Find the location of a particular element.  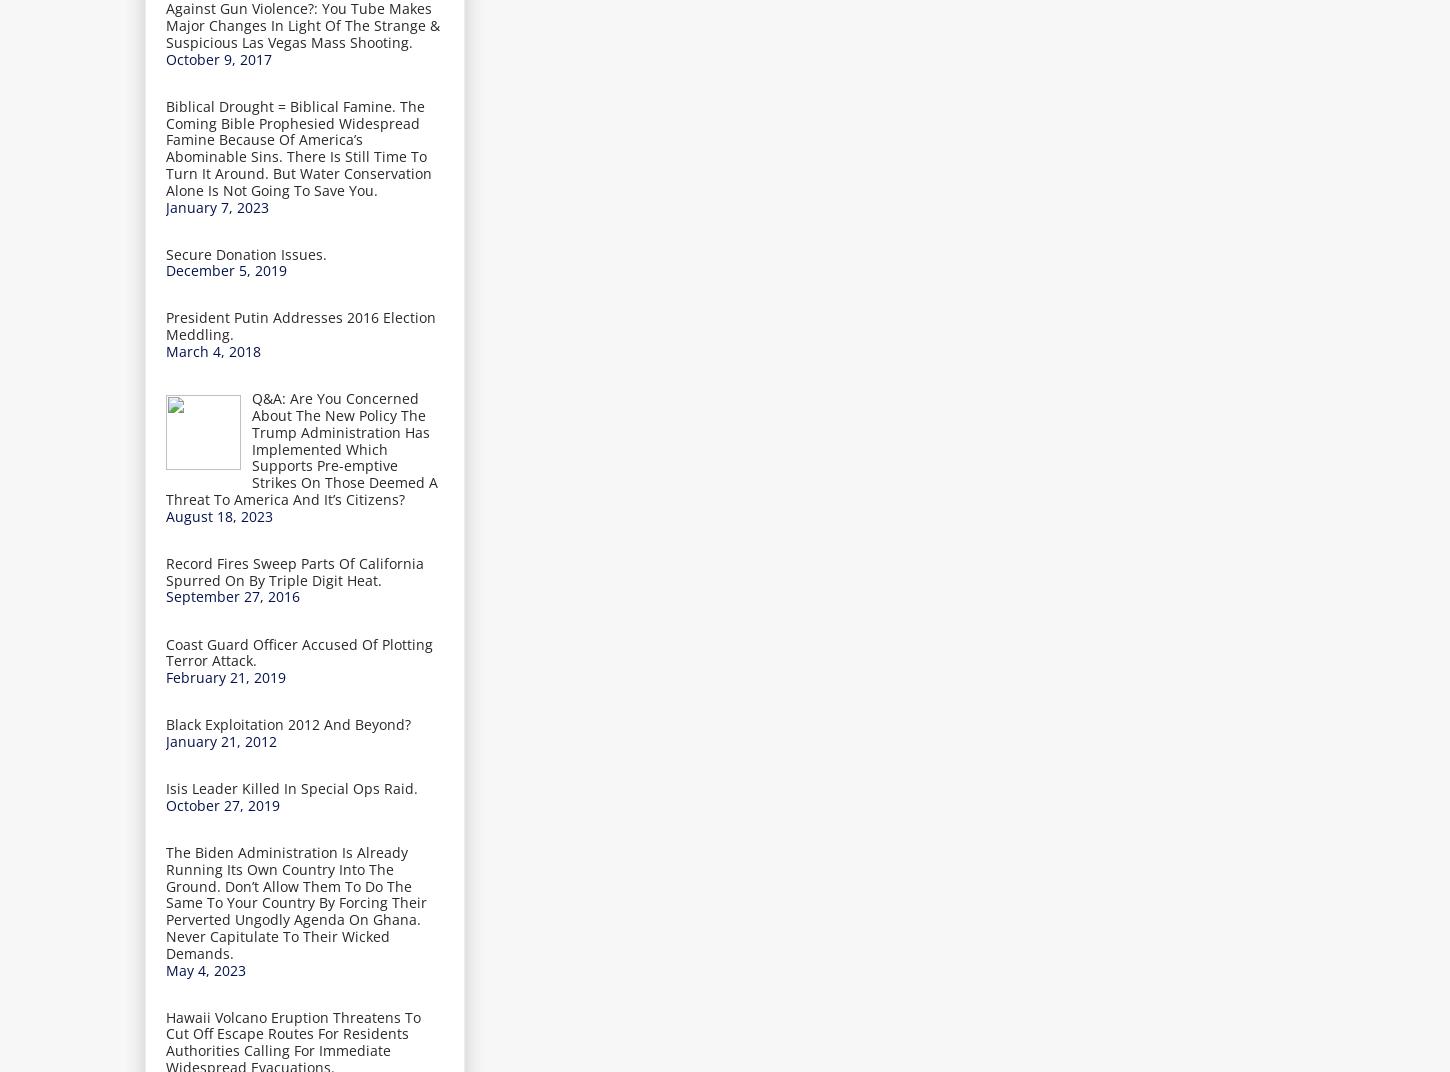

'The Biden Administration Is Already Running Its Own Country Into The Ground. Don’t Allow Them To Do The Same To Your Country By Forcing Their Perverted Ungodly Agenda On Ghana. Never Capitulate To Their Wicked Demands.' is located at coordinates (165, 902).